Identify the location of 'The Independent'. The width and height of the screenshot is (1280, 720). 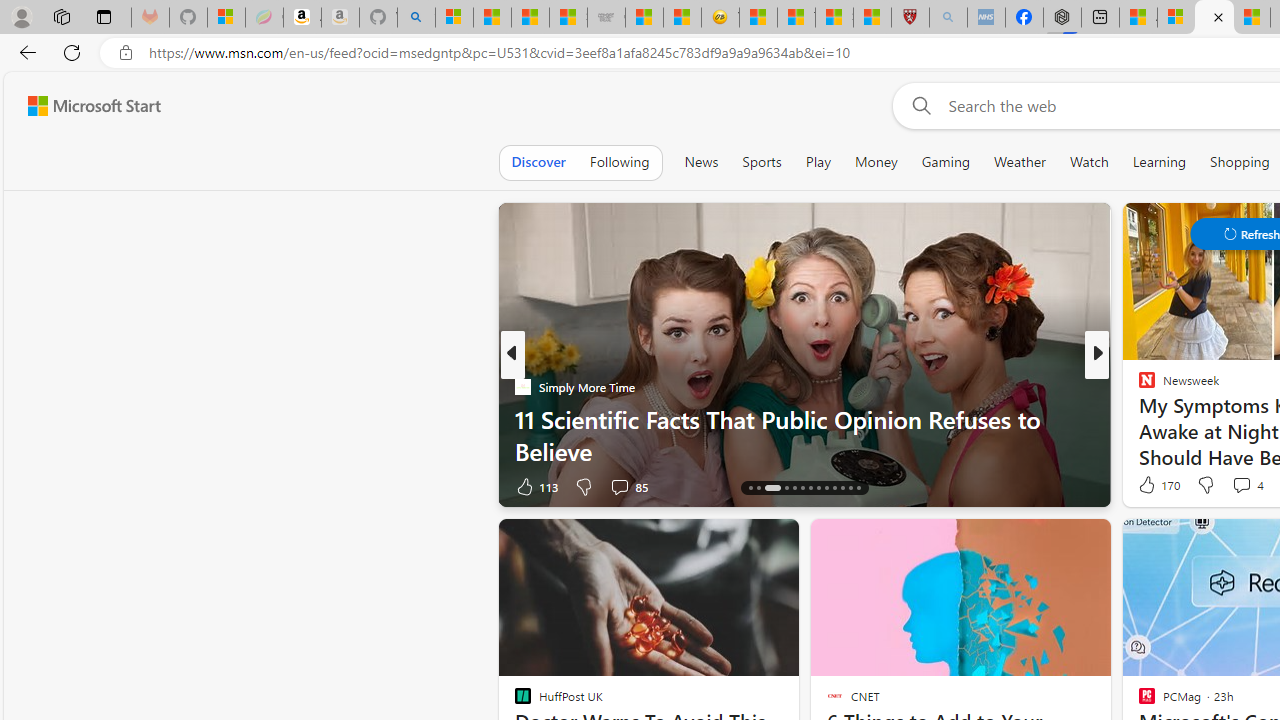
(1138, 387).